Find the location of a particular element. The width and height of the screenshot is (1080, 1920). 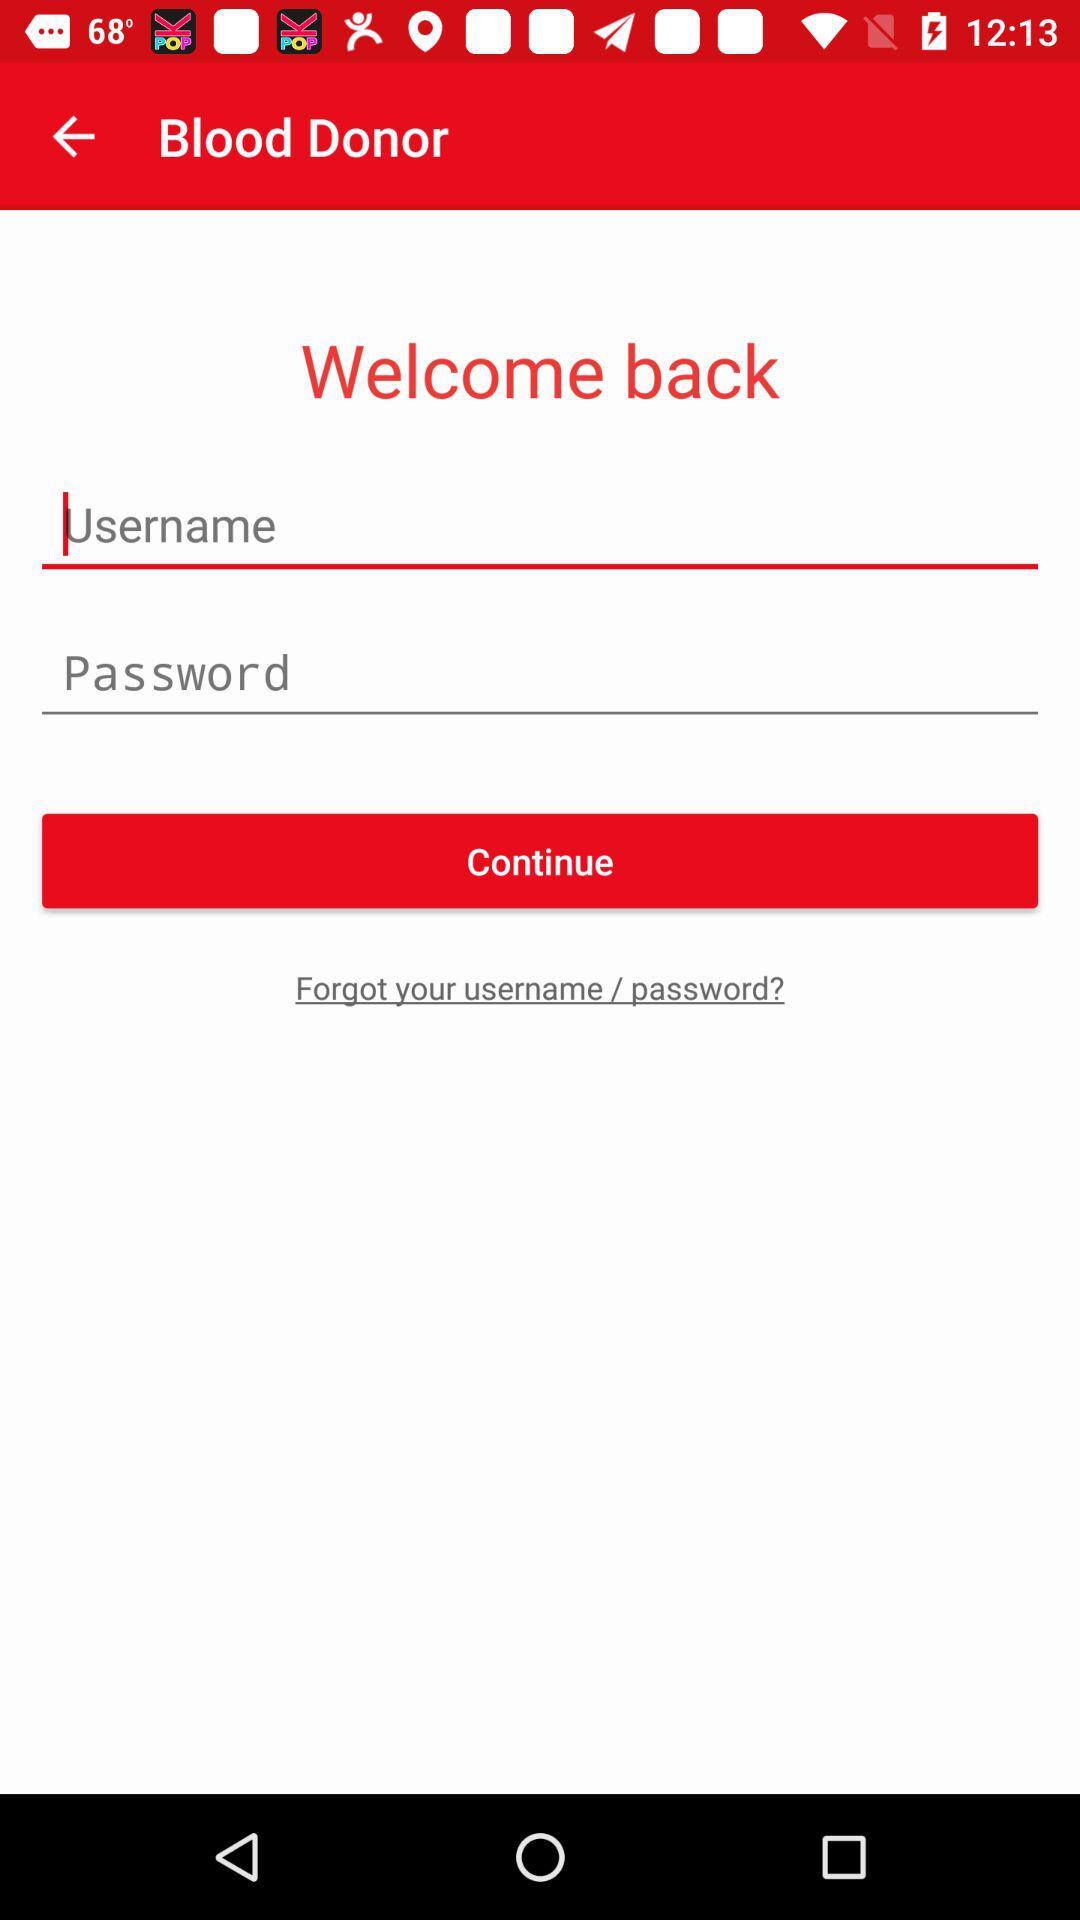

the icon below continue is located at coordinates (540, 987).